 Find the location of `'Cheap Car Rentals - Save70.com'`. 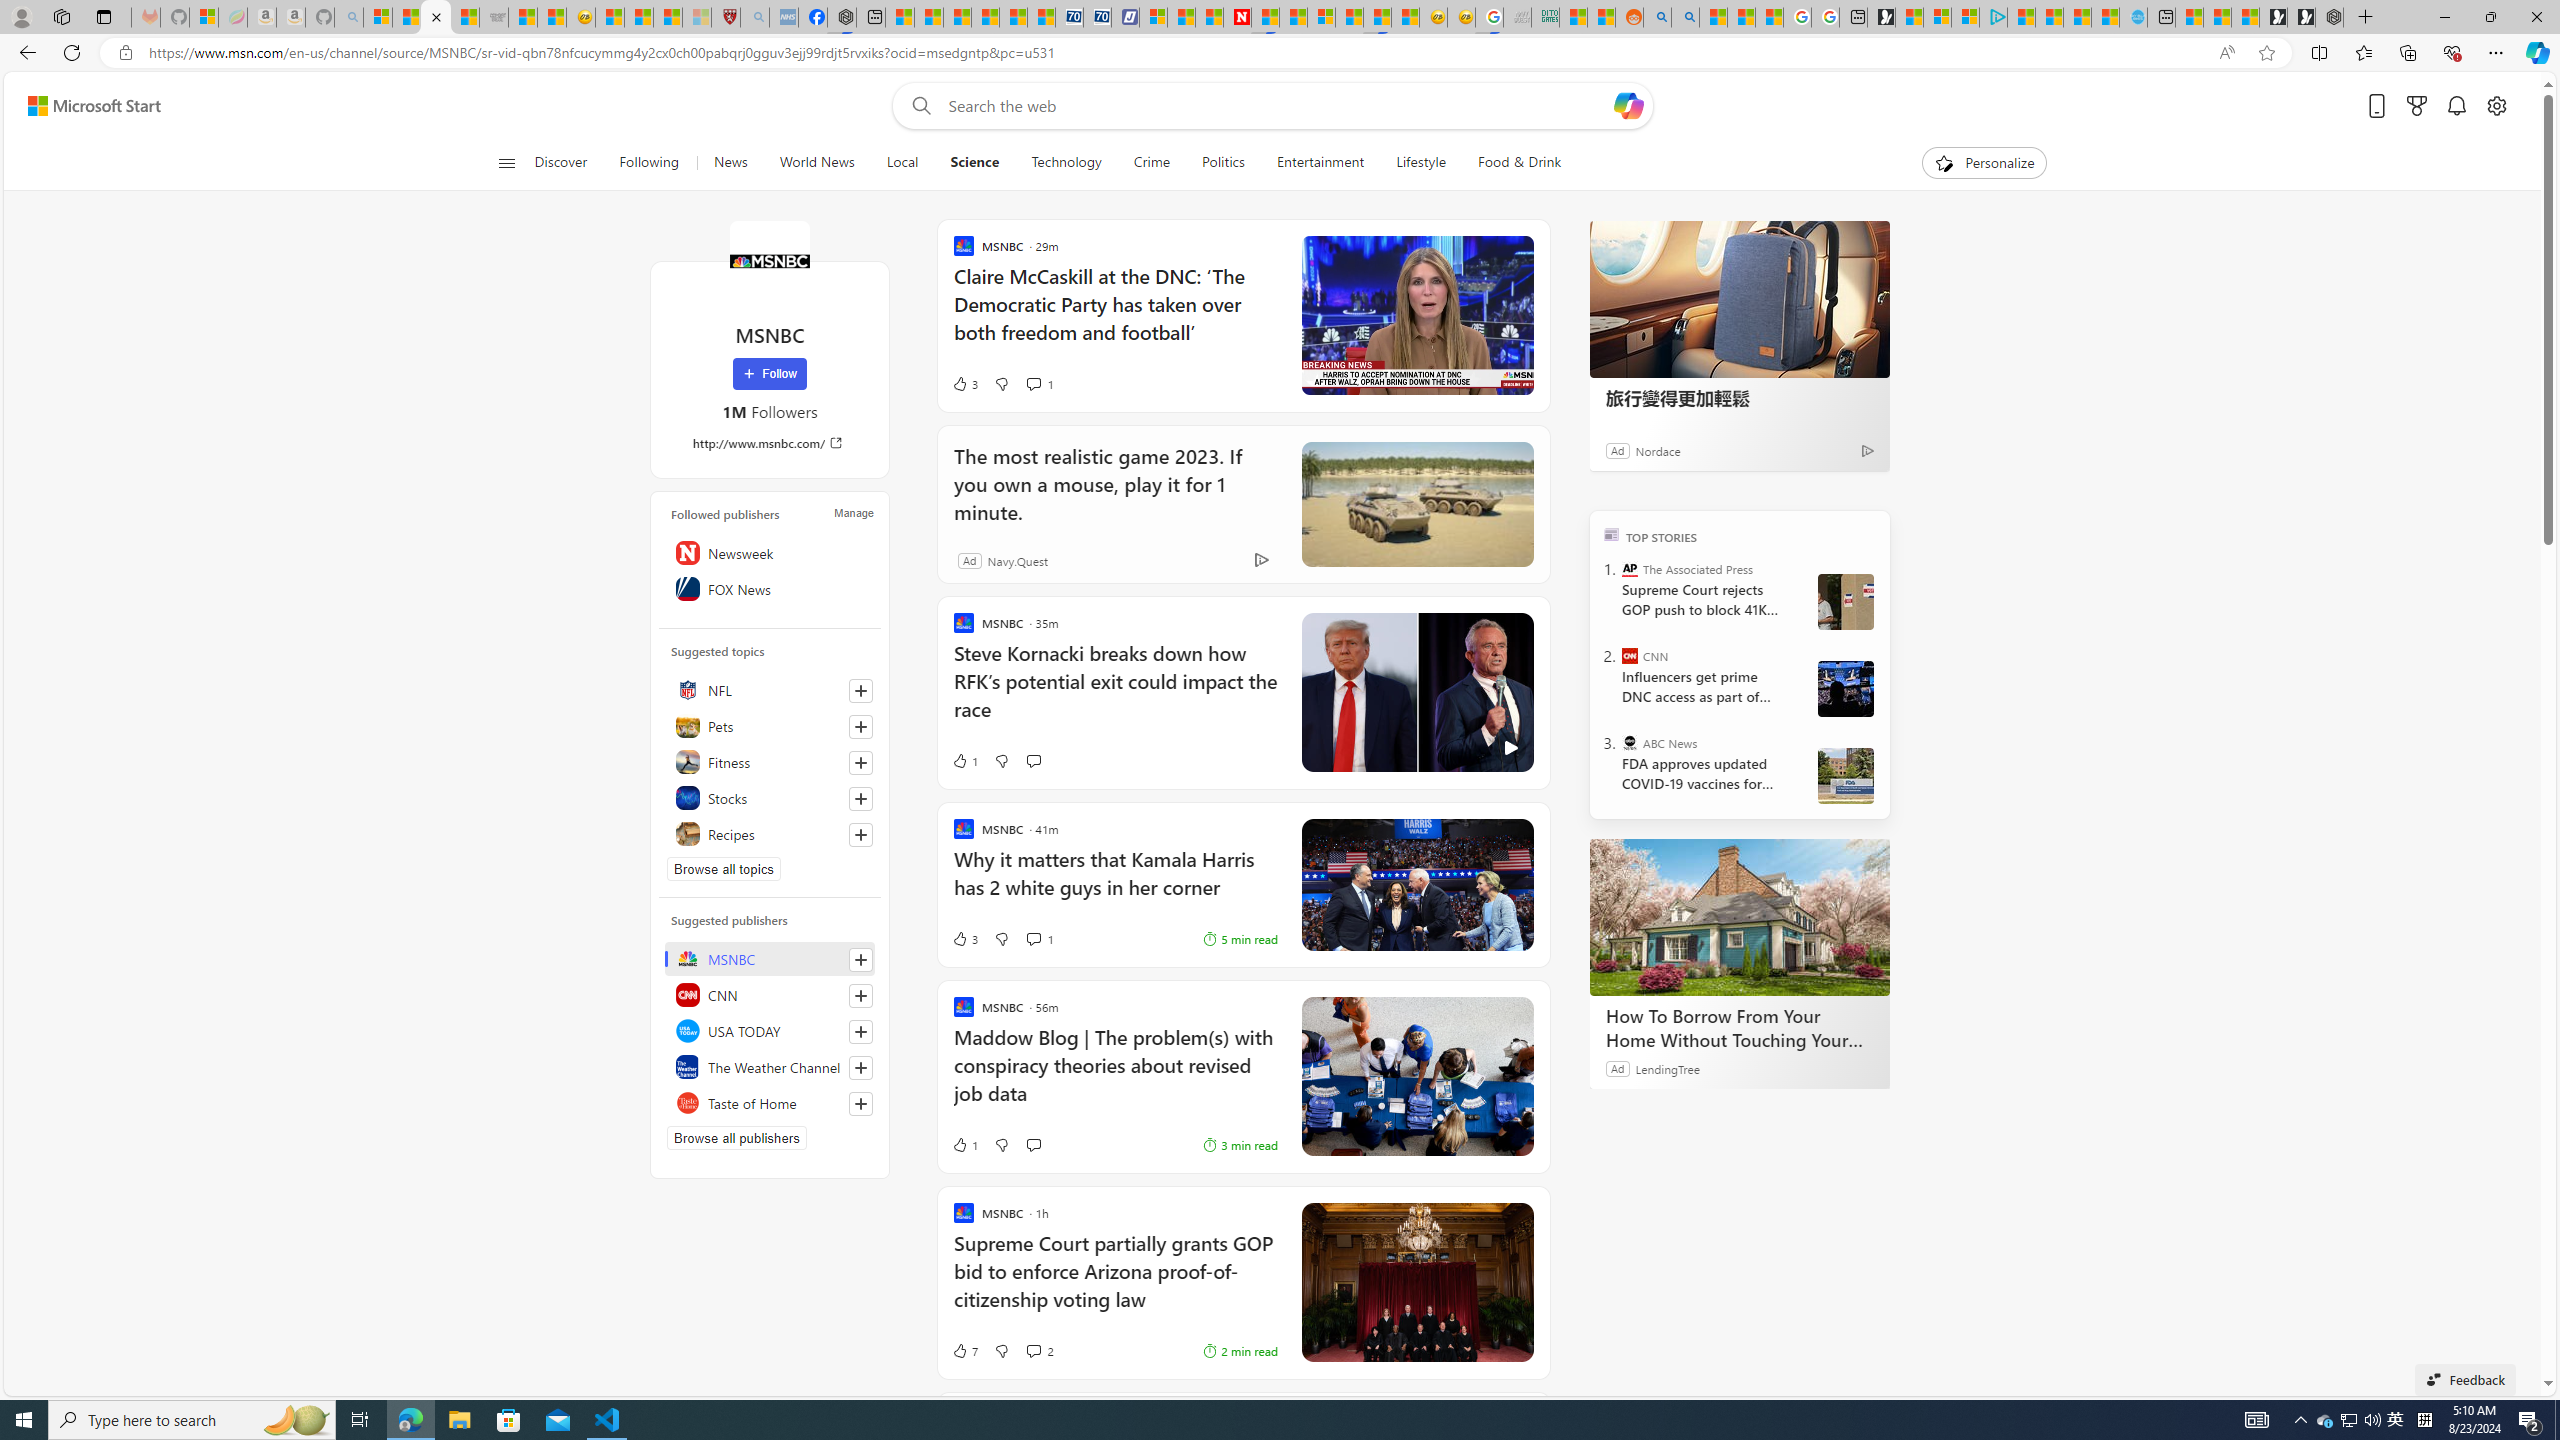

'Cheap Car Rentals - Save70.com' is located at coordinates (1069, 16).